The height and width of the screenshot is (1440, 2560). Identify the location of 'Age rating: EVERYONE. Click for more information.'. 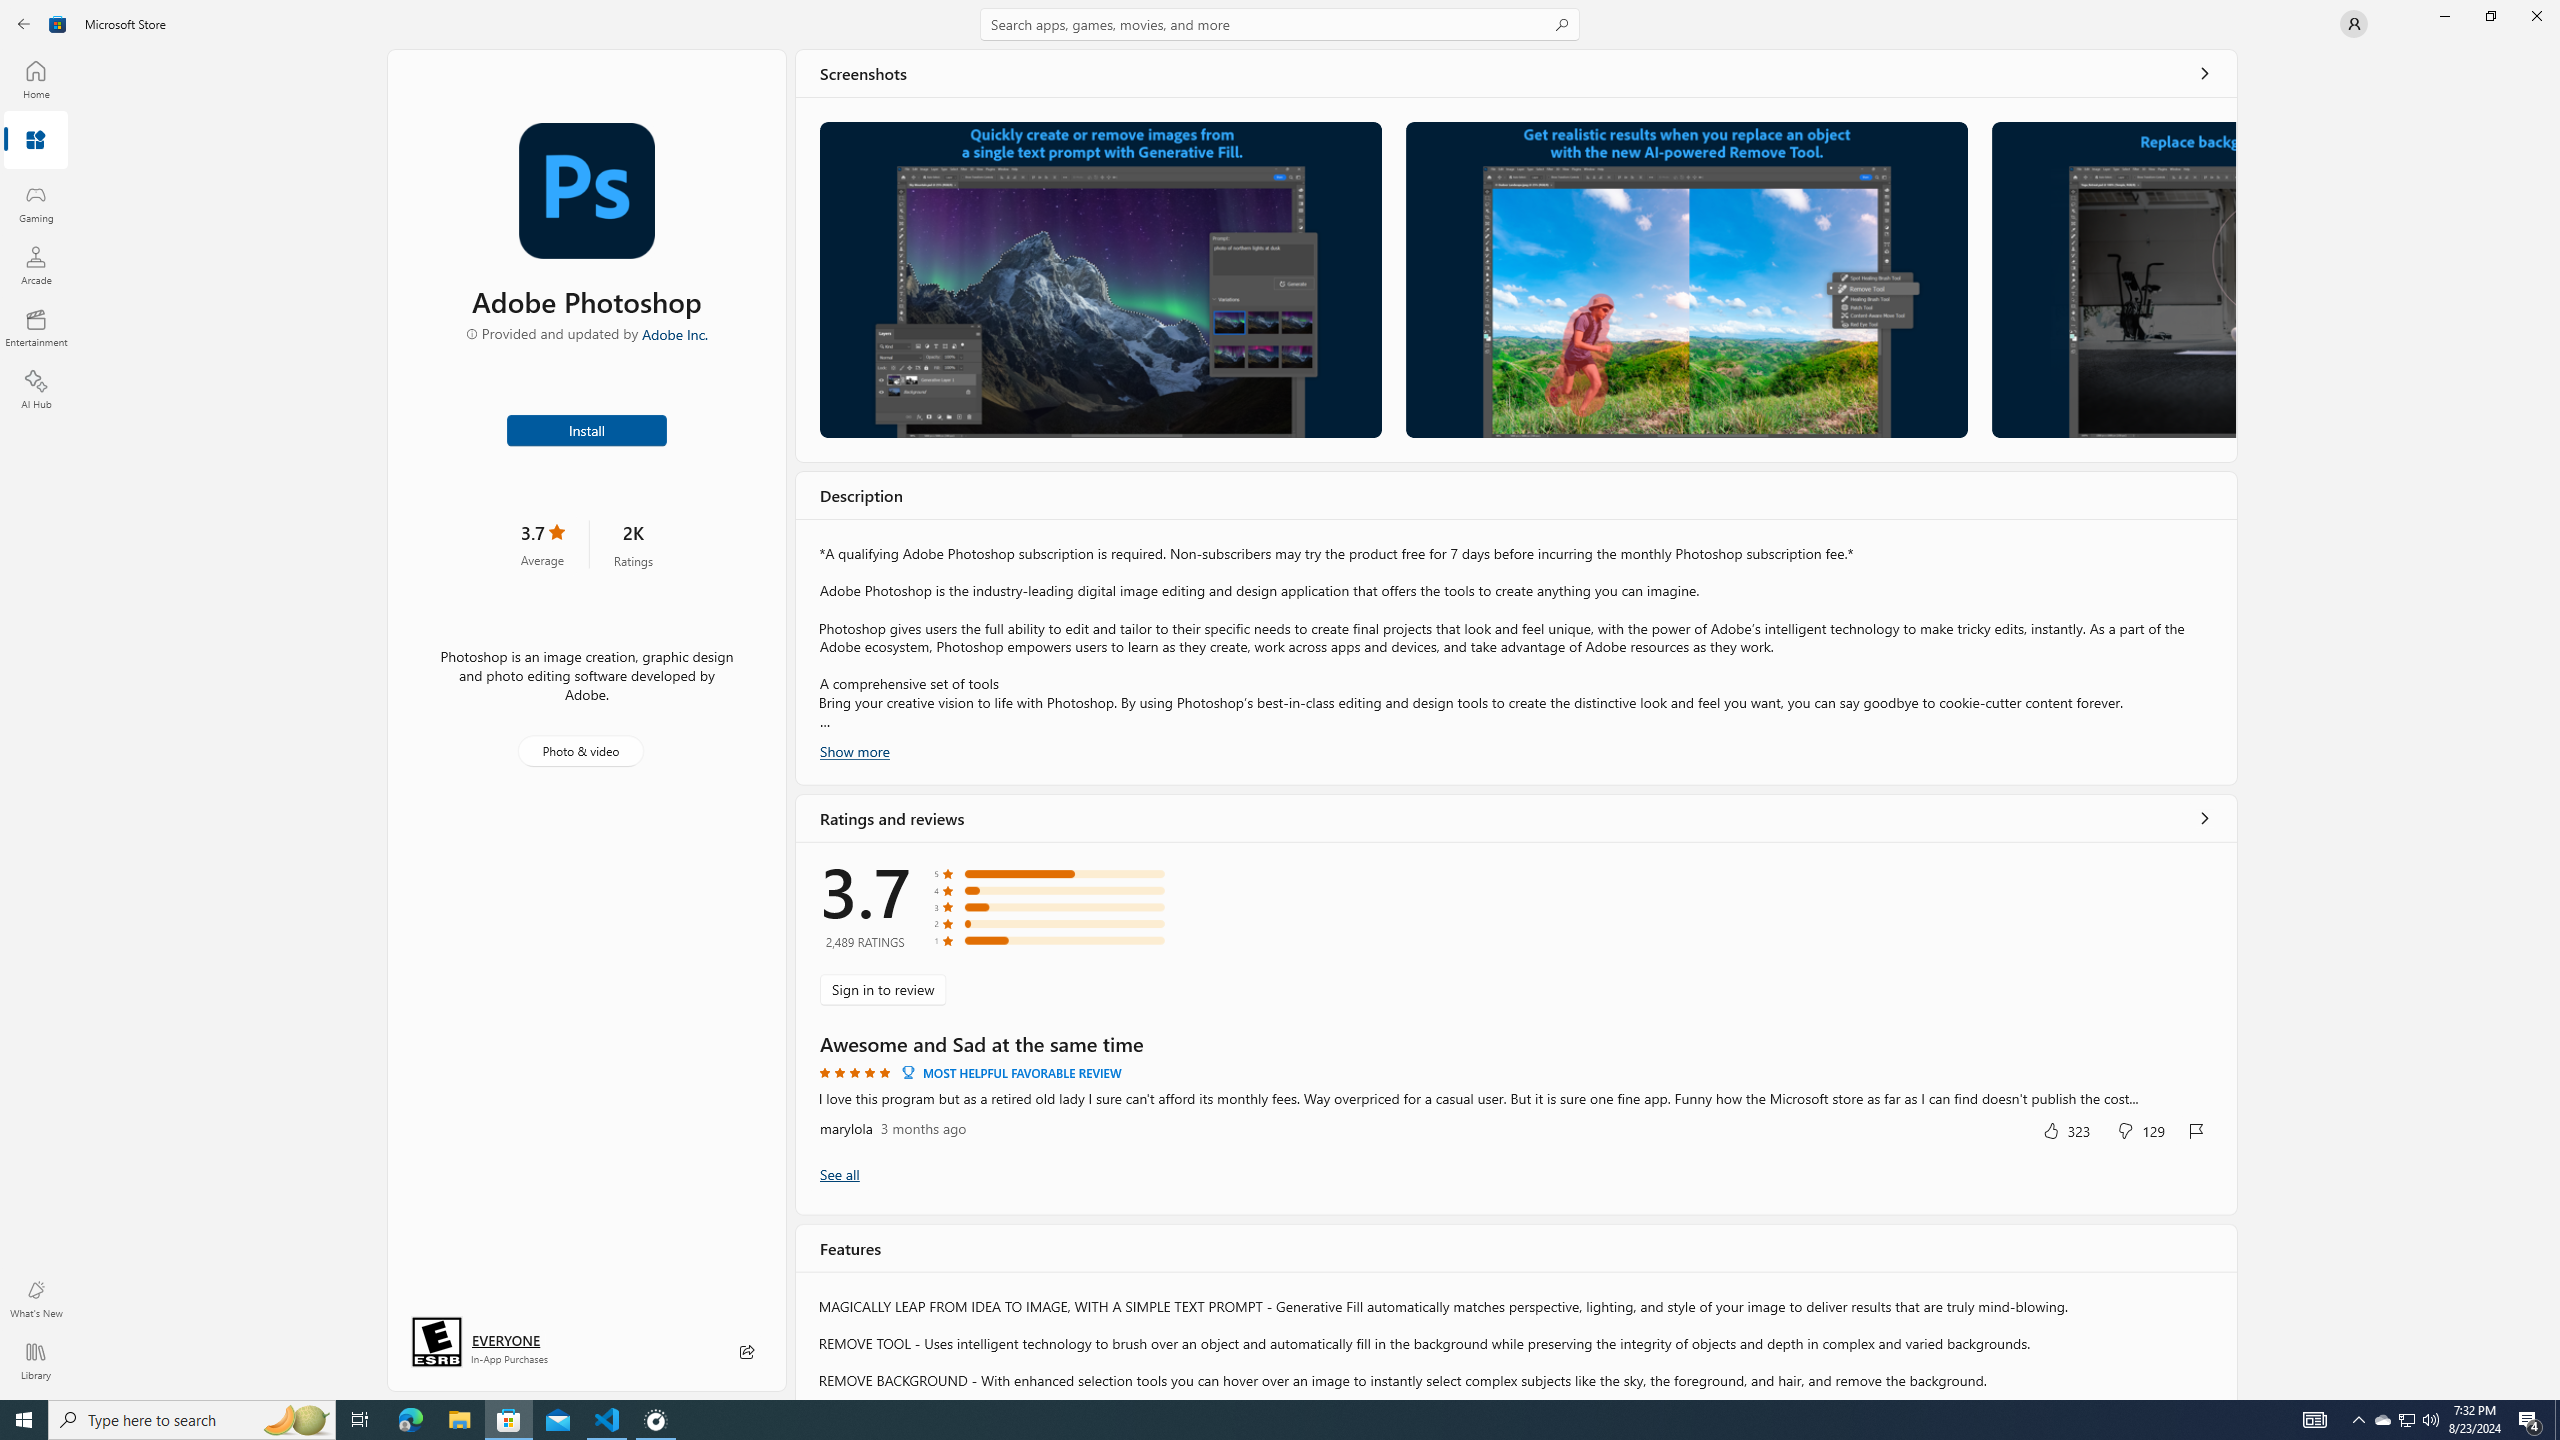
(505, 1340).